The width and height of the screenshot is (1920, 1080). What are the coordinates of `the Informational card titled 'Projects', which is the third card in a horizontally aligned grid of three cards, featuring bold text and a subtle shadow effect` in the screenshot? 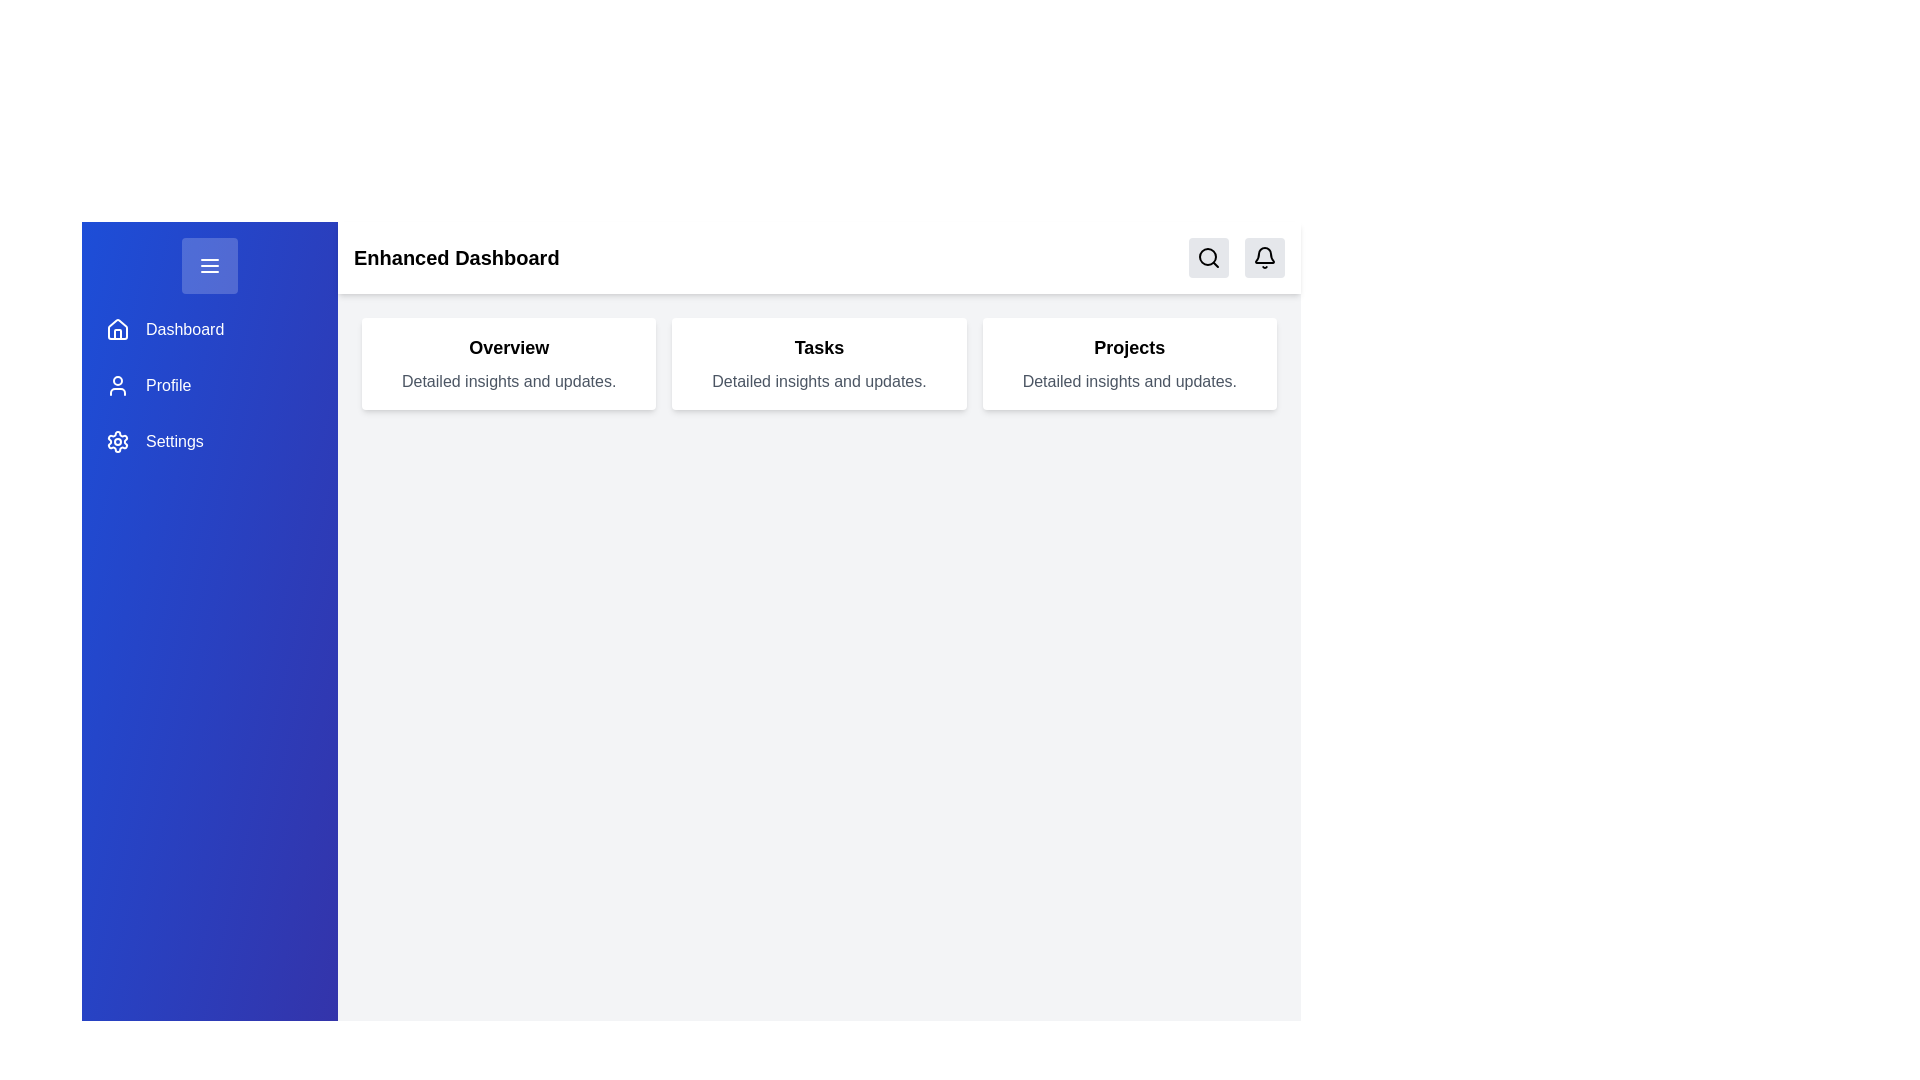 It's located at (1129, 363).